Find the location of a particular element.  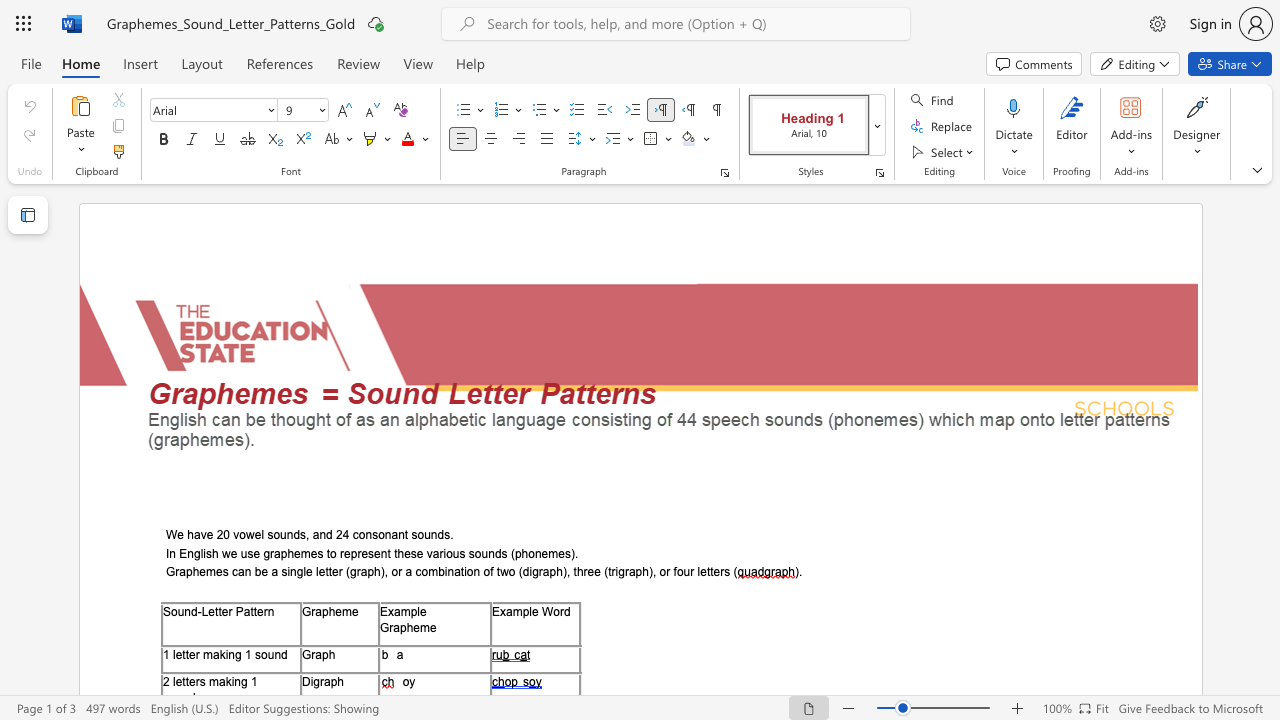

the subset text "nd" within the text "1 letter making 1 sound" is located at coordinates (273, 654).